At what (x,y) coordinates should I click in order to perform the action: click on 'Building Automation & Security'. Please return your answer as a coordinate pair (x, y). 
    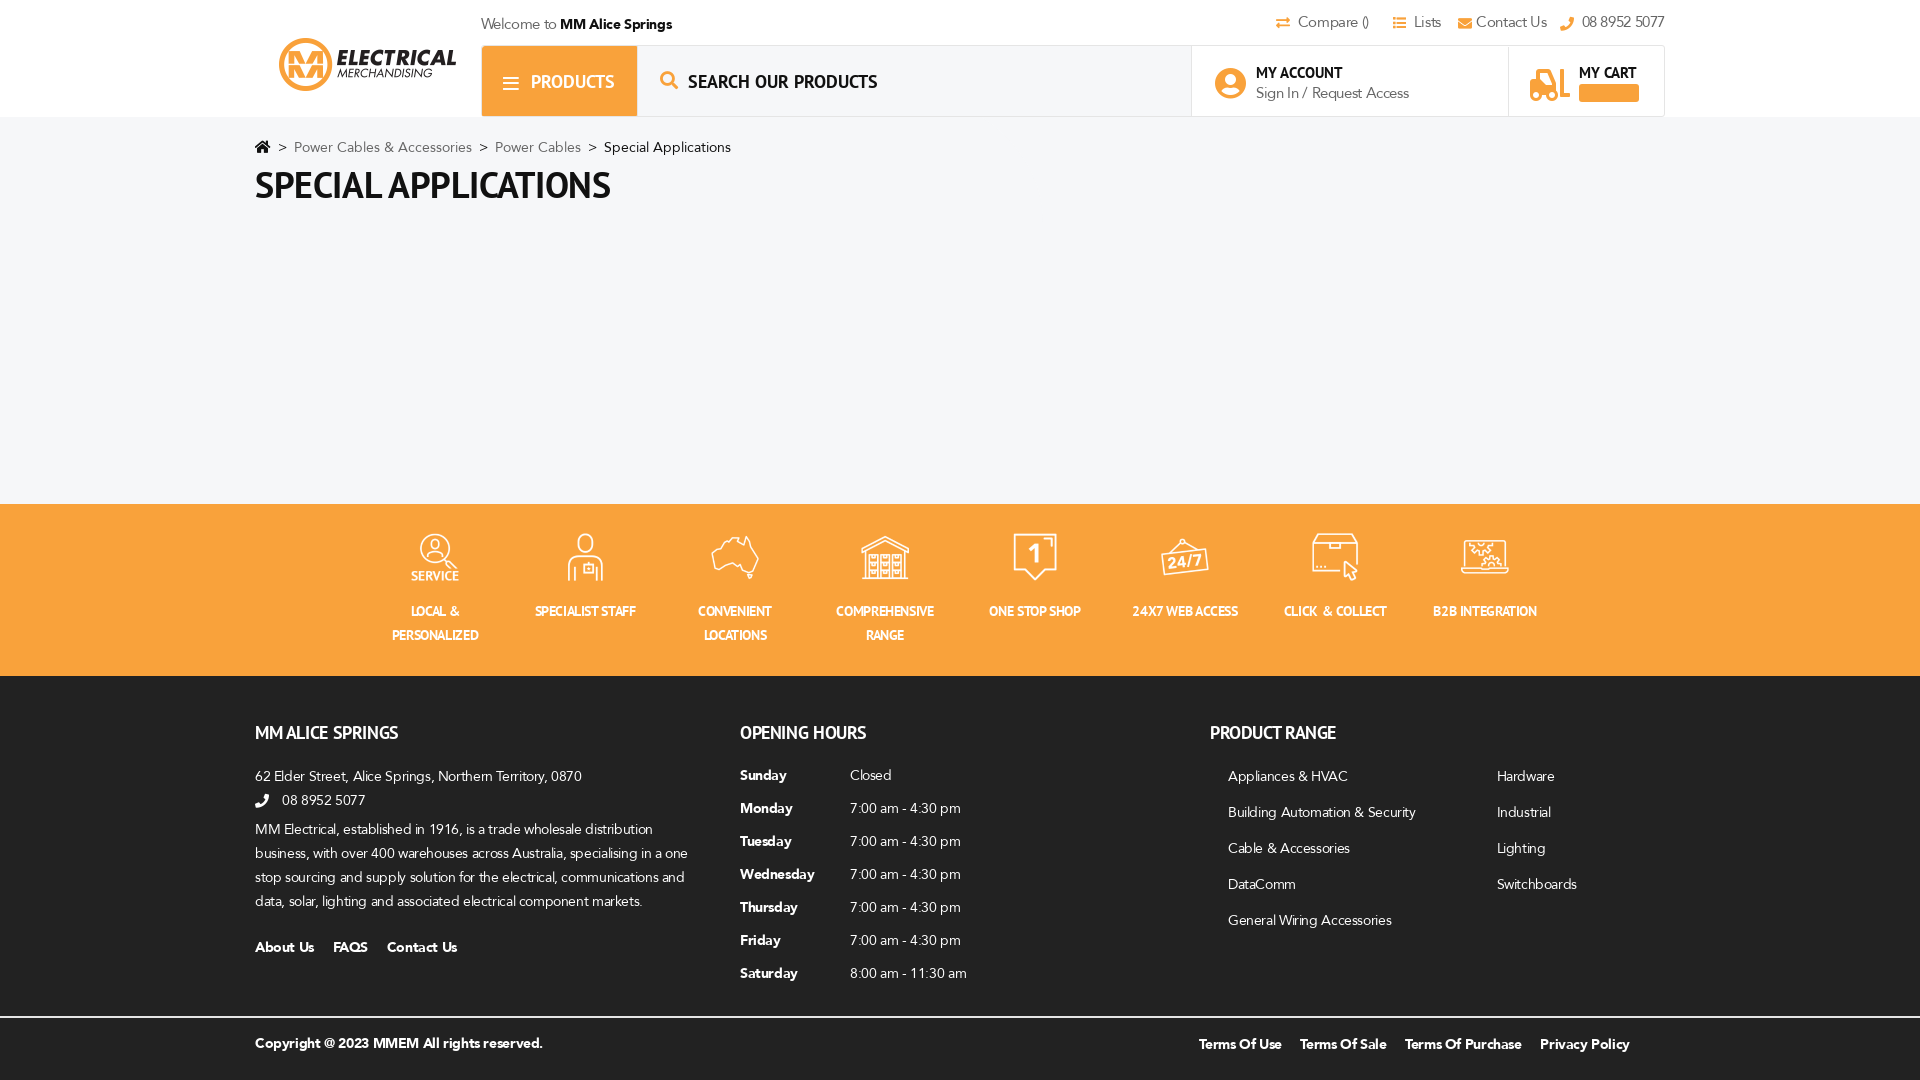
    Looking at the image, I should click on (1227, 811).